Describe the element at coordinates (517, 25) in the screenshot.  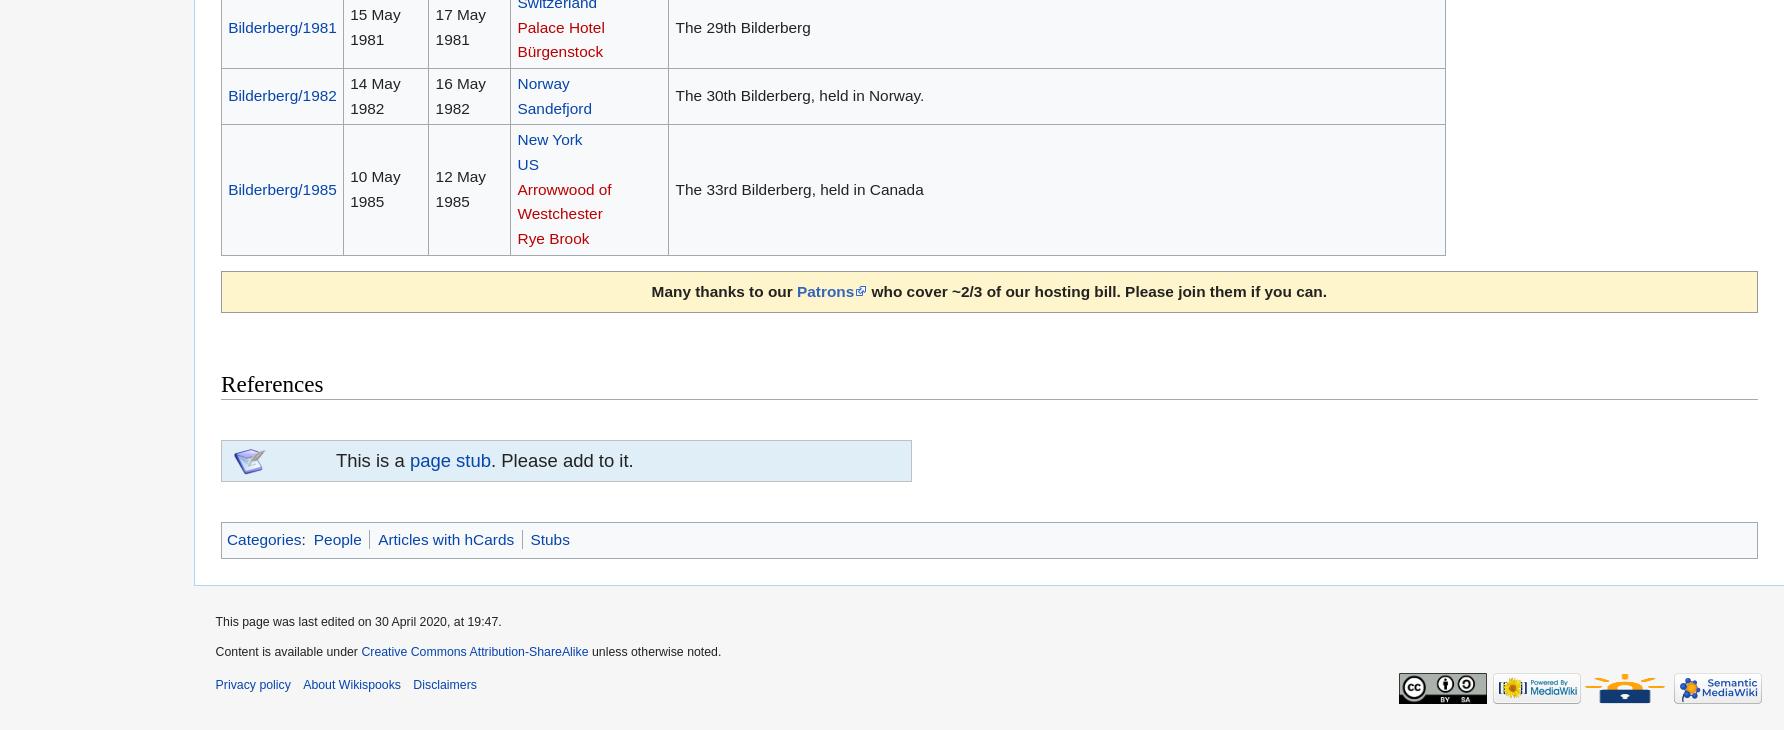
I see `'Palace Hotel'` at that location.